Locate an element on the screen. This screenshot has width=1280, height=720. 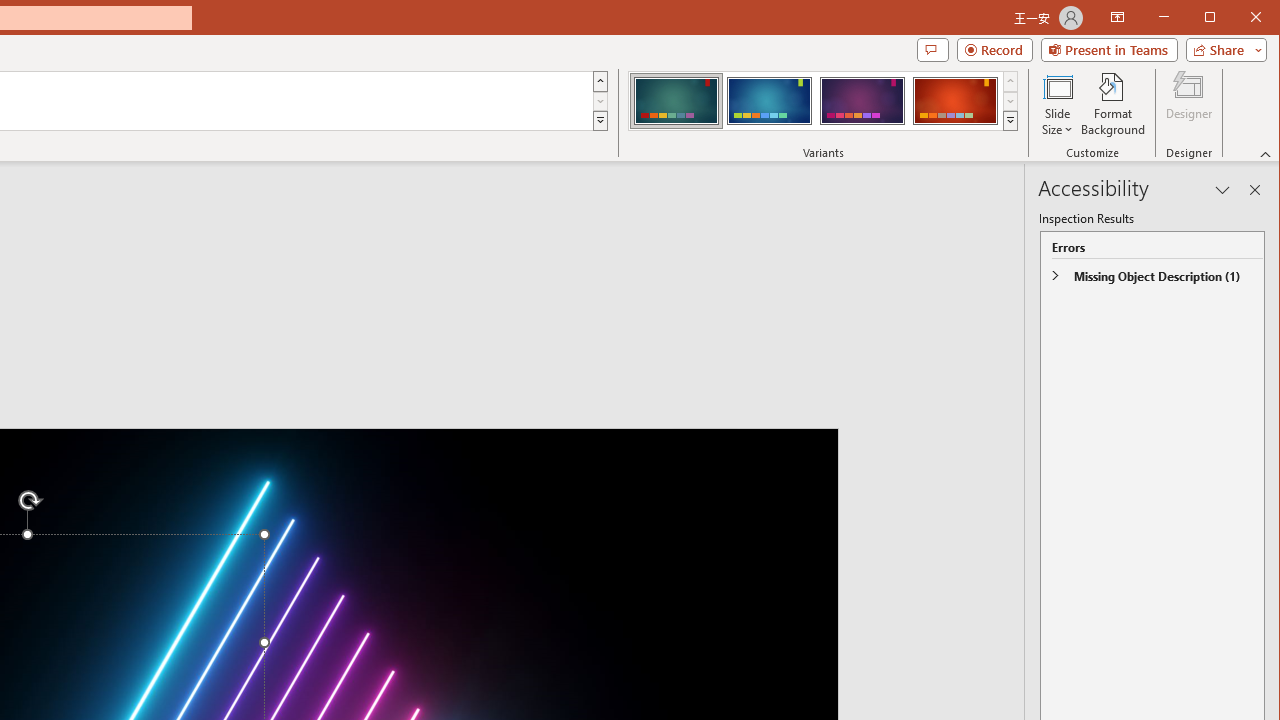
'Ion Variant 2' is located at coordinates (768, 100).